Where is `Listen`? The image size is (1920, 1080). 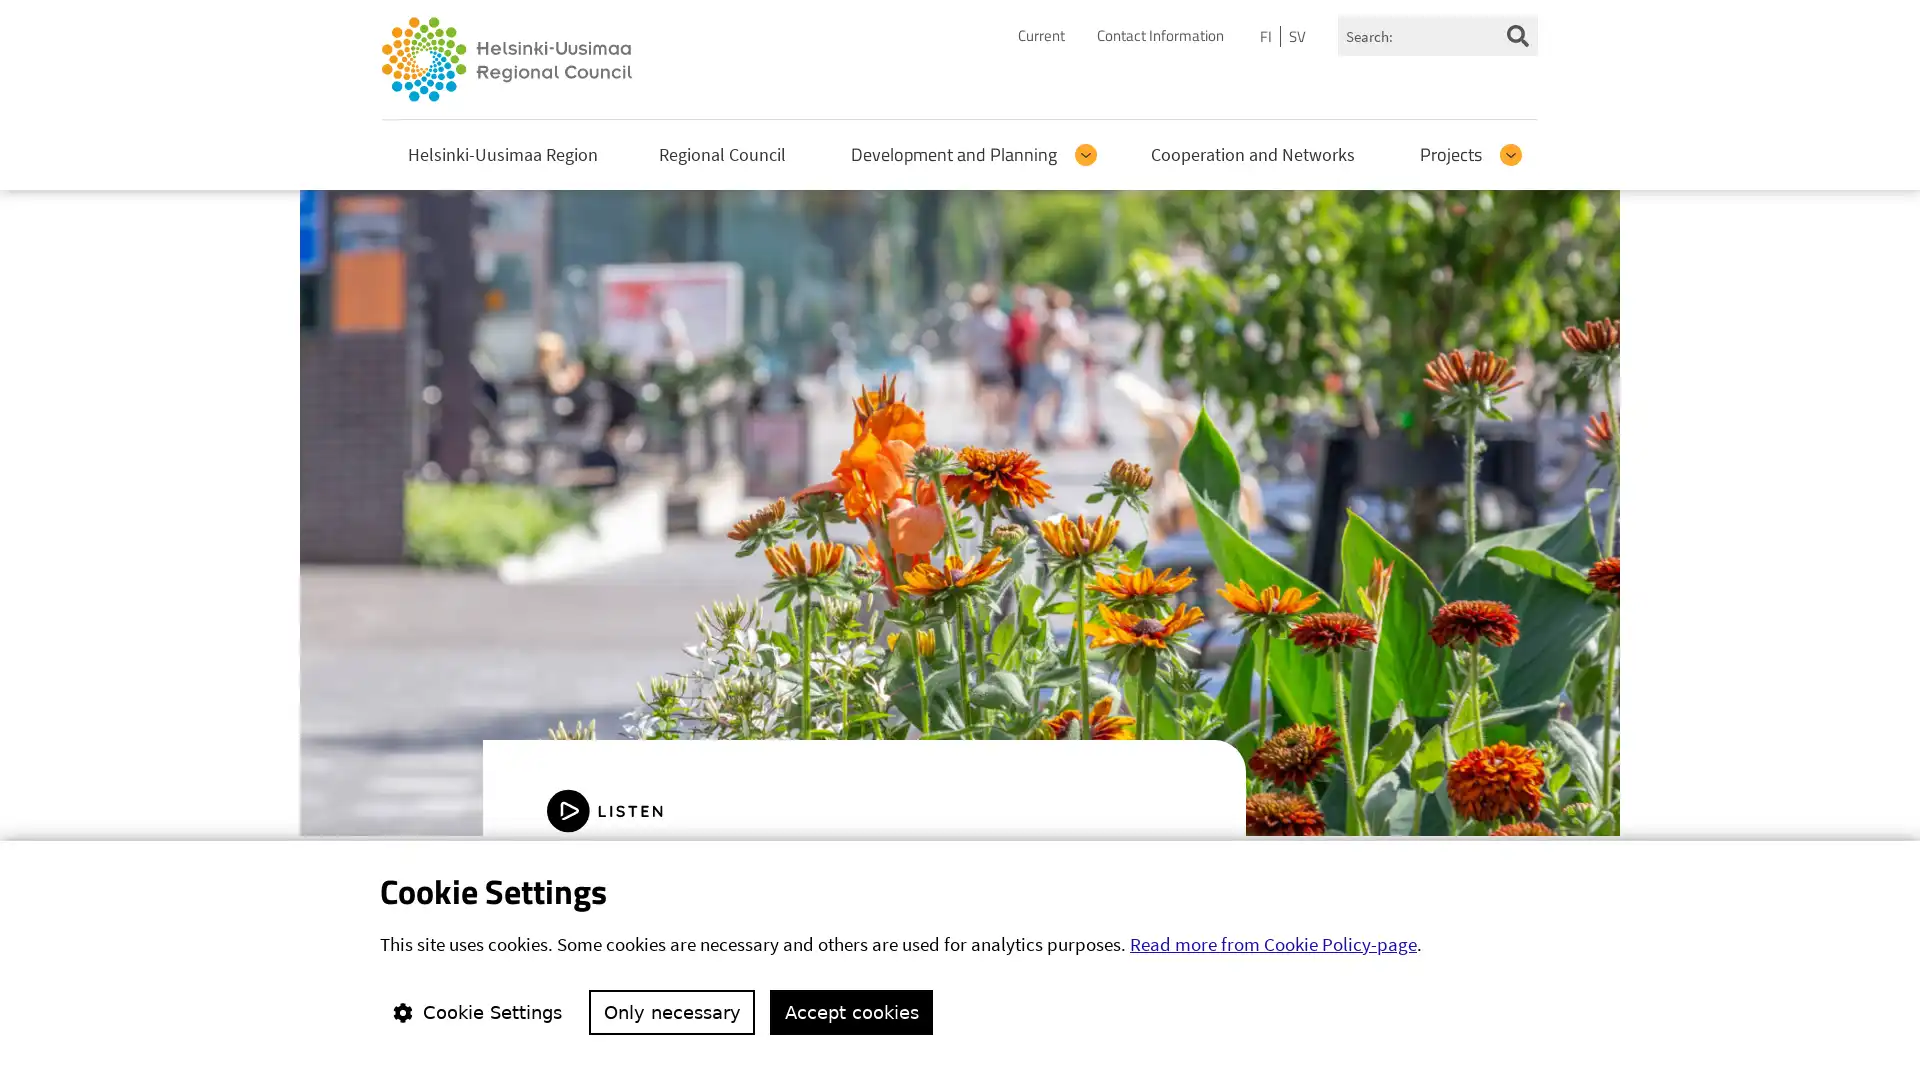 Listen is located at coordinates (621, 810).